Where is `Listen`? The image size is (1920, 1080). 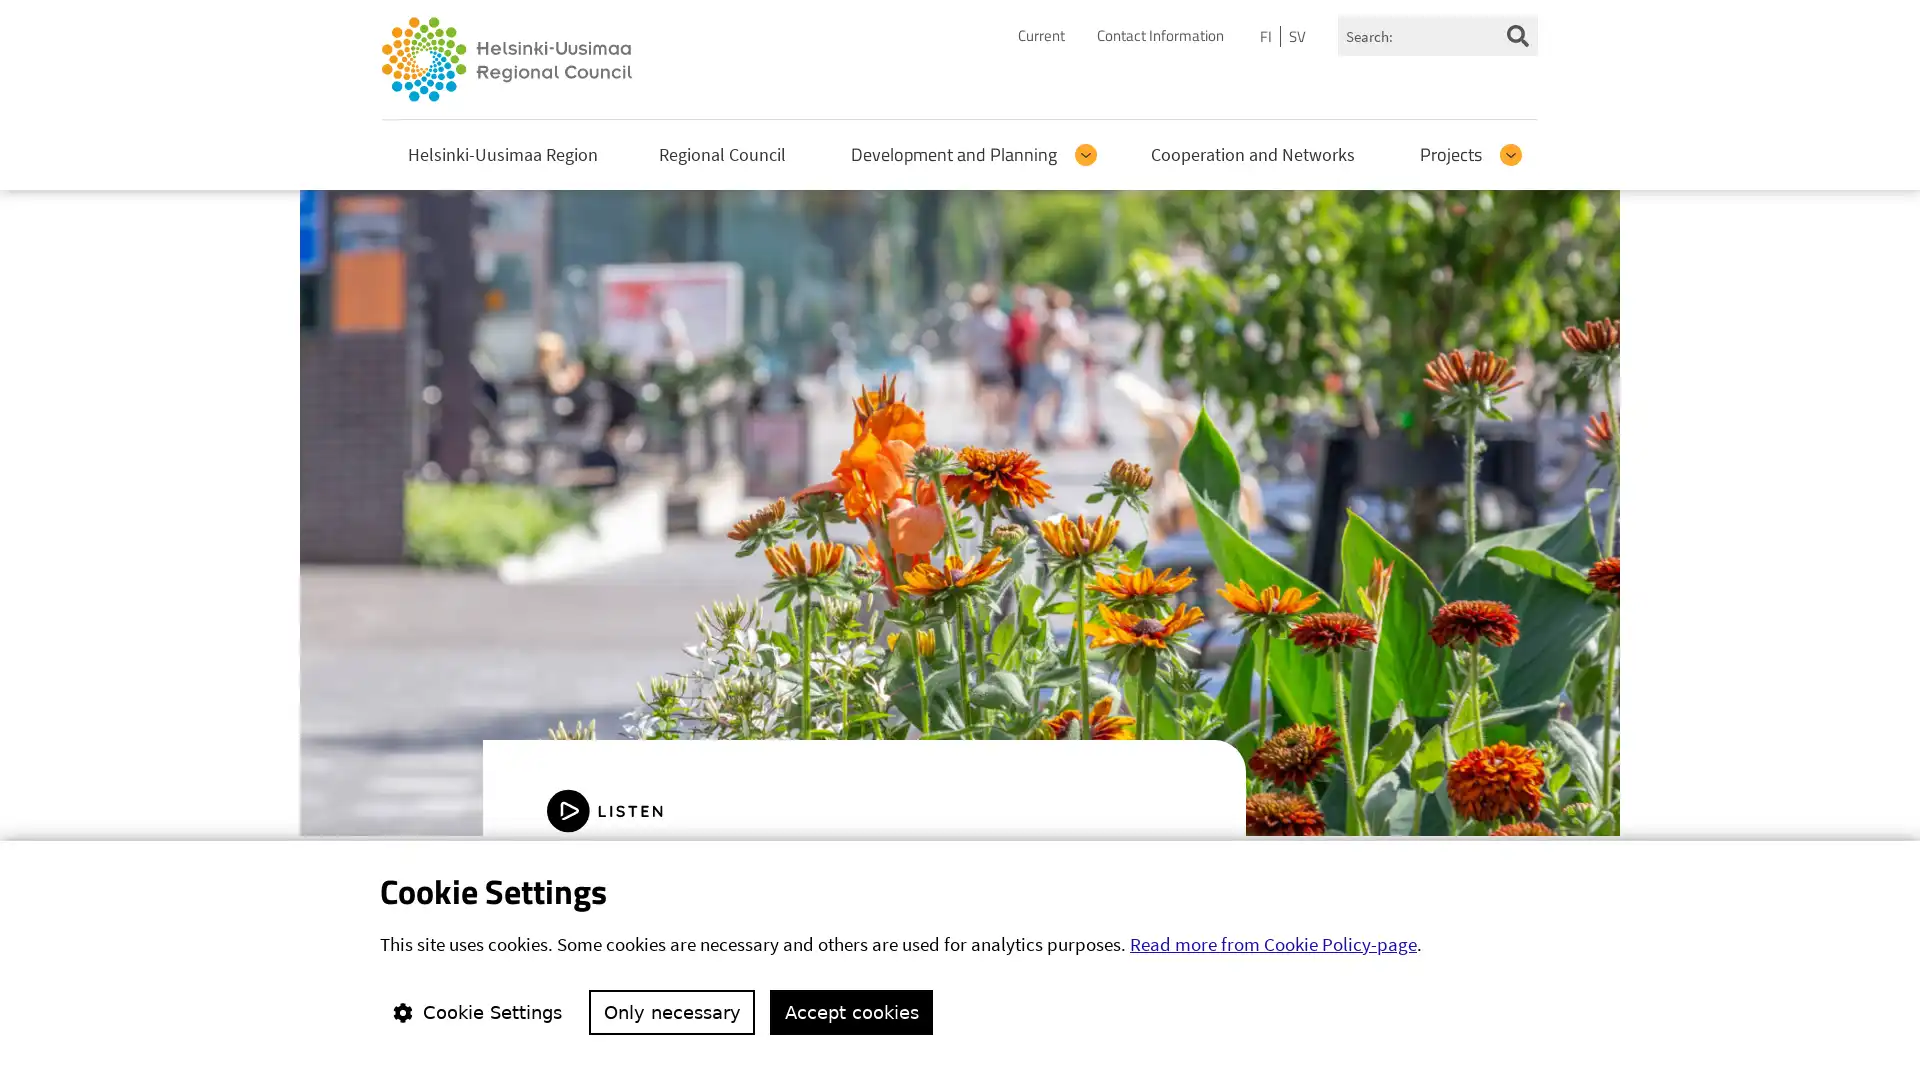 Listen is located at coordinates (621, 810).